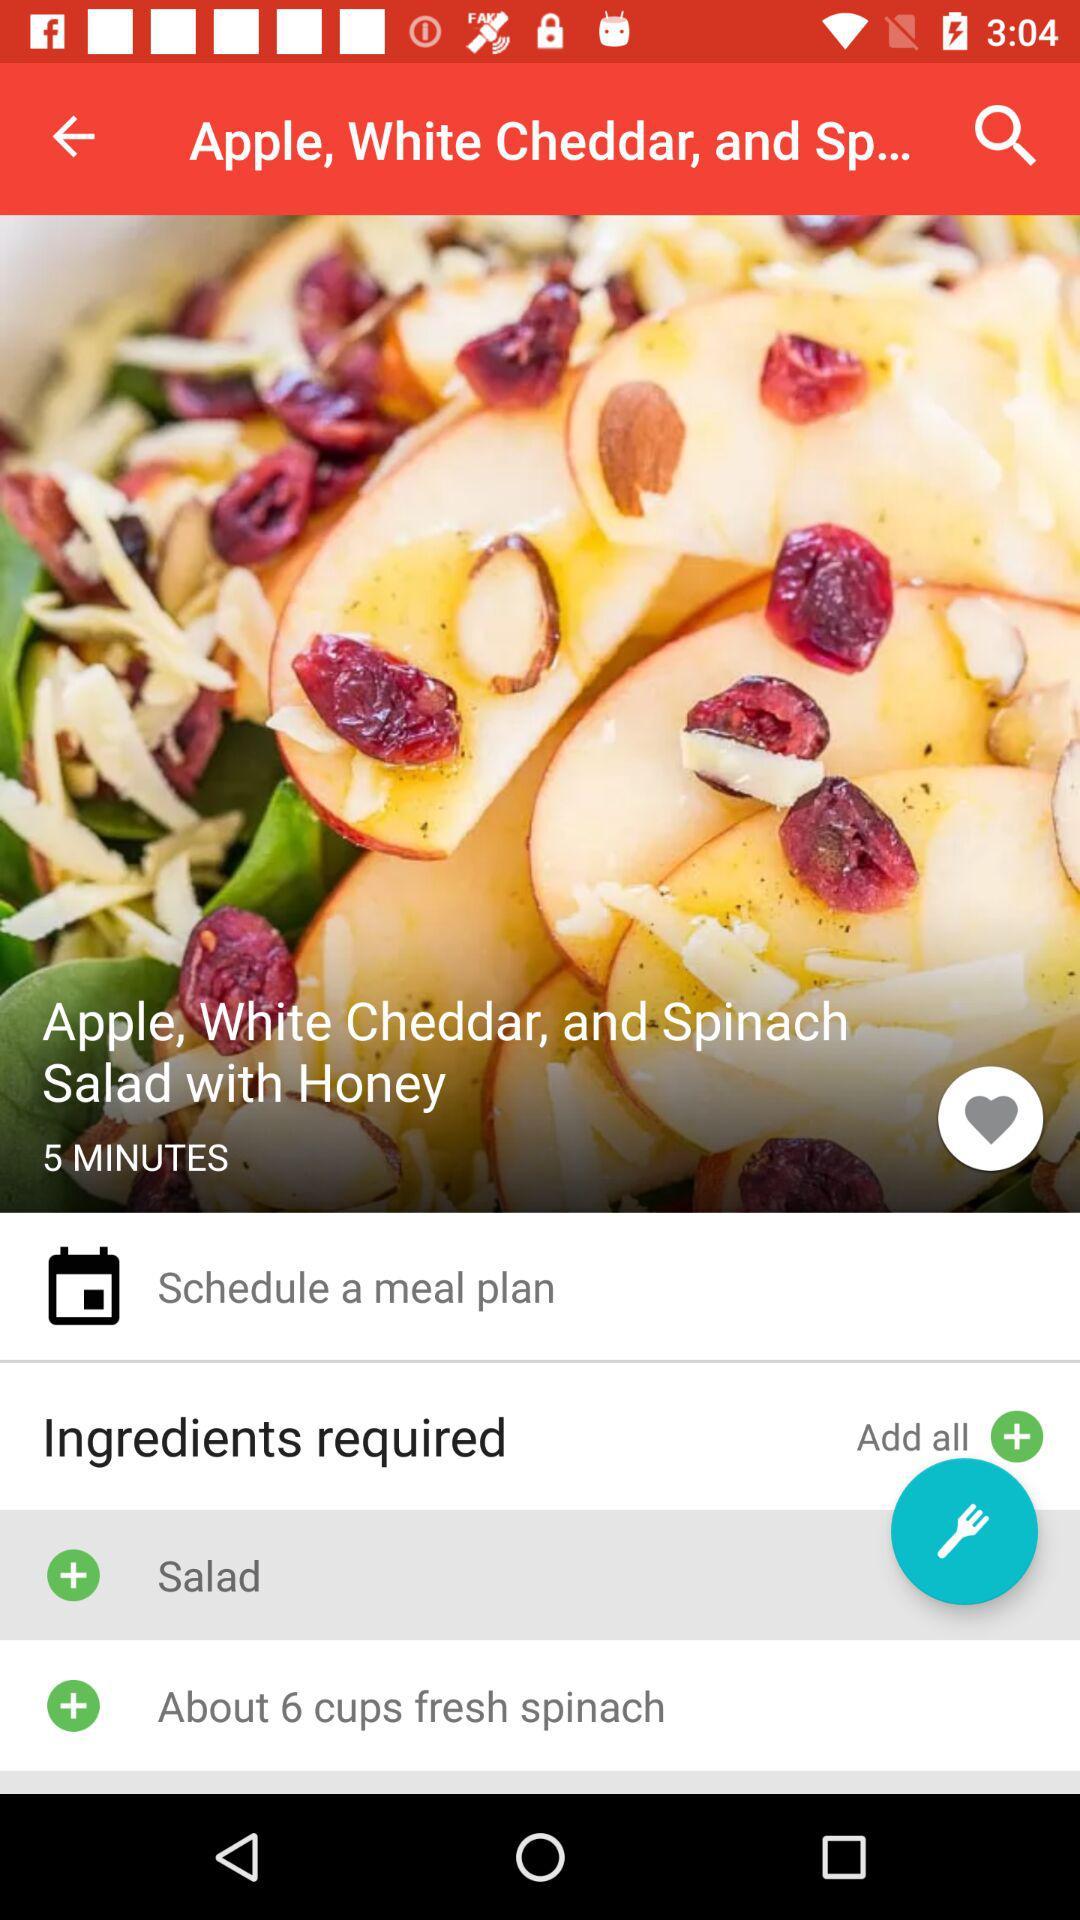 The image size is (1080, 1920). I want to click on the edit icon, so click(963, 1530).